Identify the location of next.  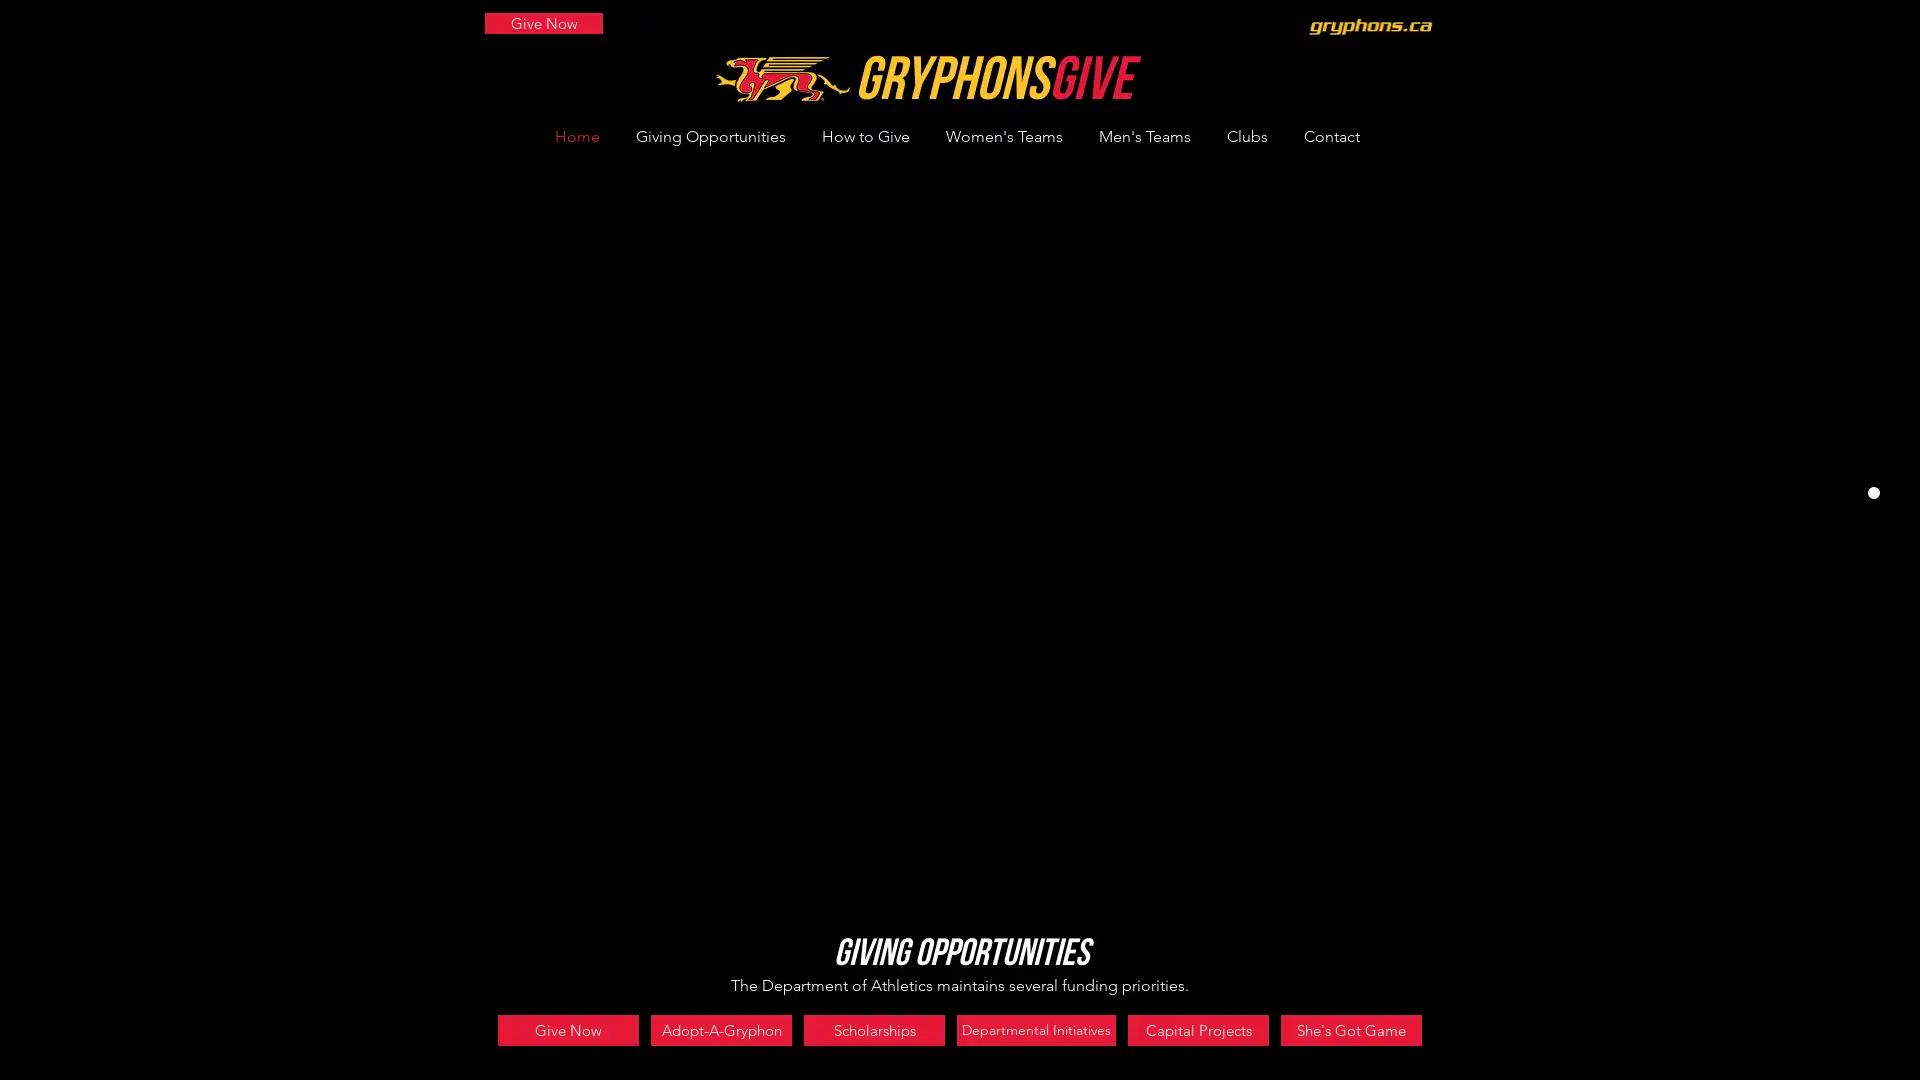
(1433, 350).